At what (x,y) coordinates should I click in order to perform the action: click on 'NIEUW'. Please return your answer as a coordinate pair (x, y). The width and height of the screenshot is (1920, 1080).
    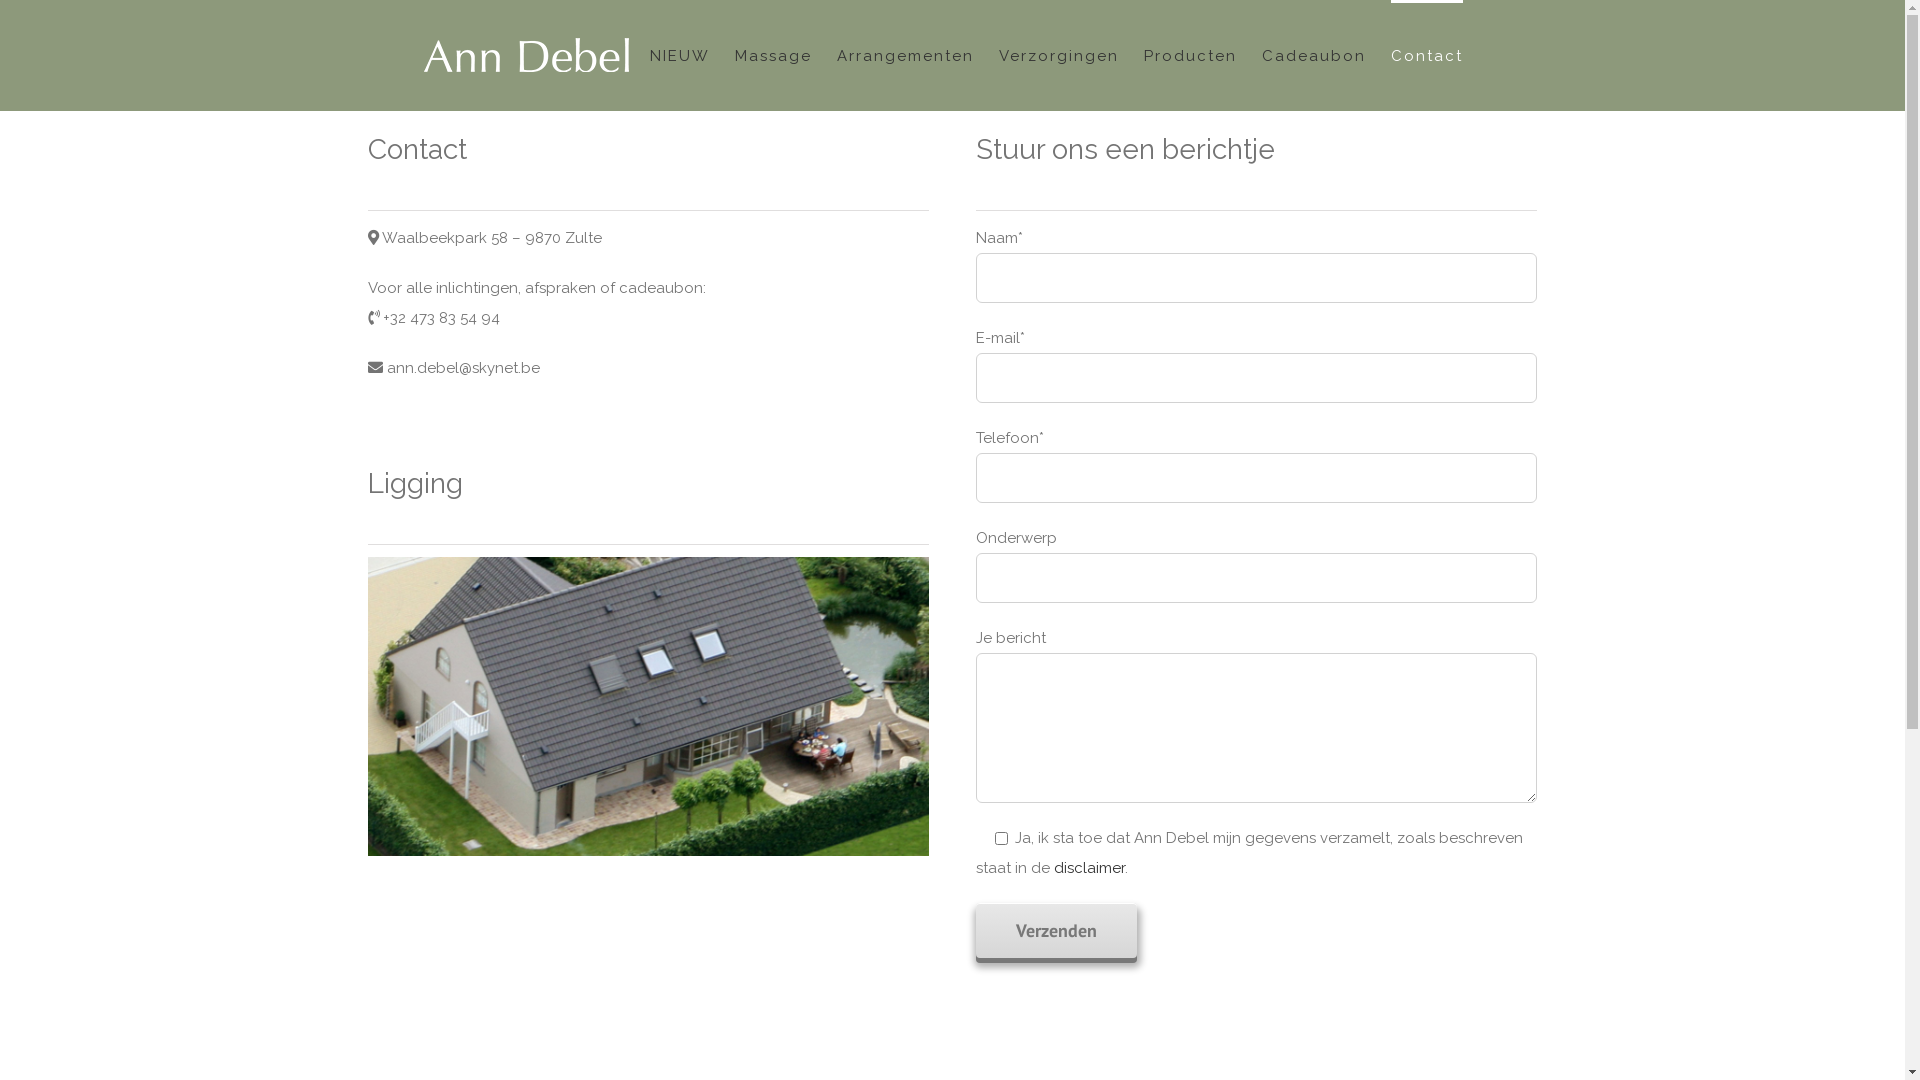
    Looking at the image, I should click on (680, 53).